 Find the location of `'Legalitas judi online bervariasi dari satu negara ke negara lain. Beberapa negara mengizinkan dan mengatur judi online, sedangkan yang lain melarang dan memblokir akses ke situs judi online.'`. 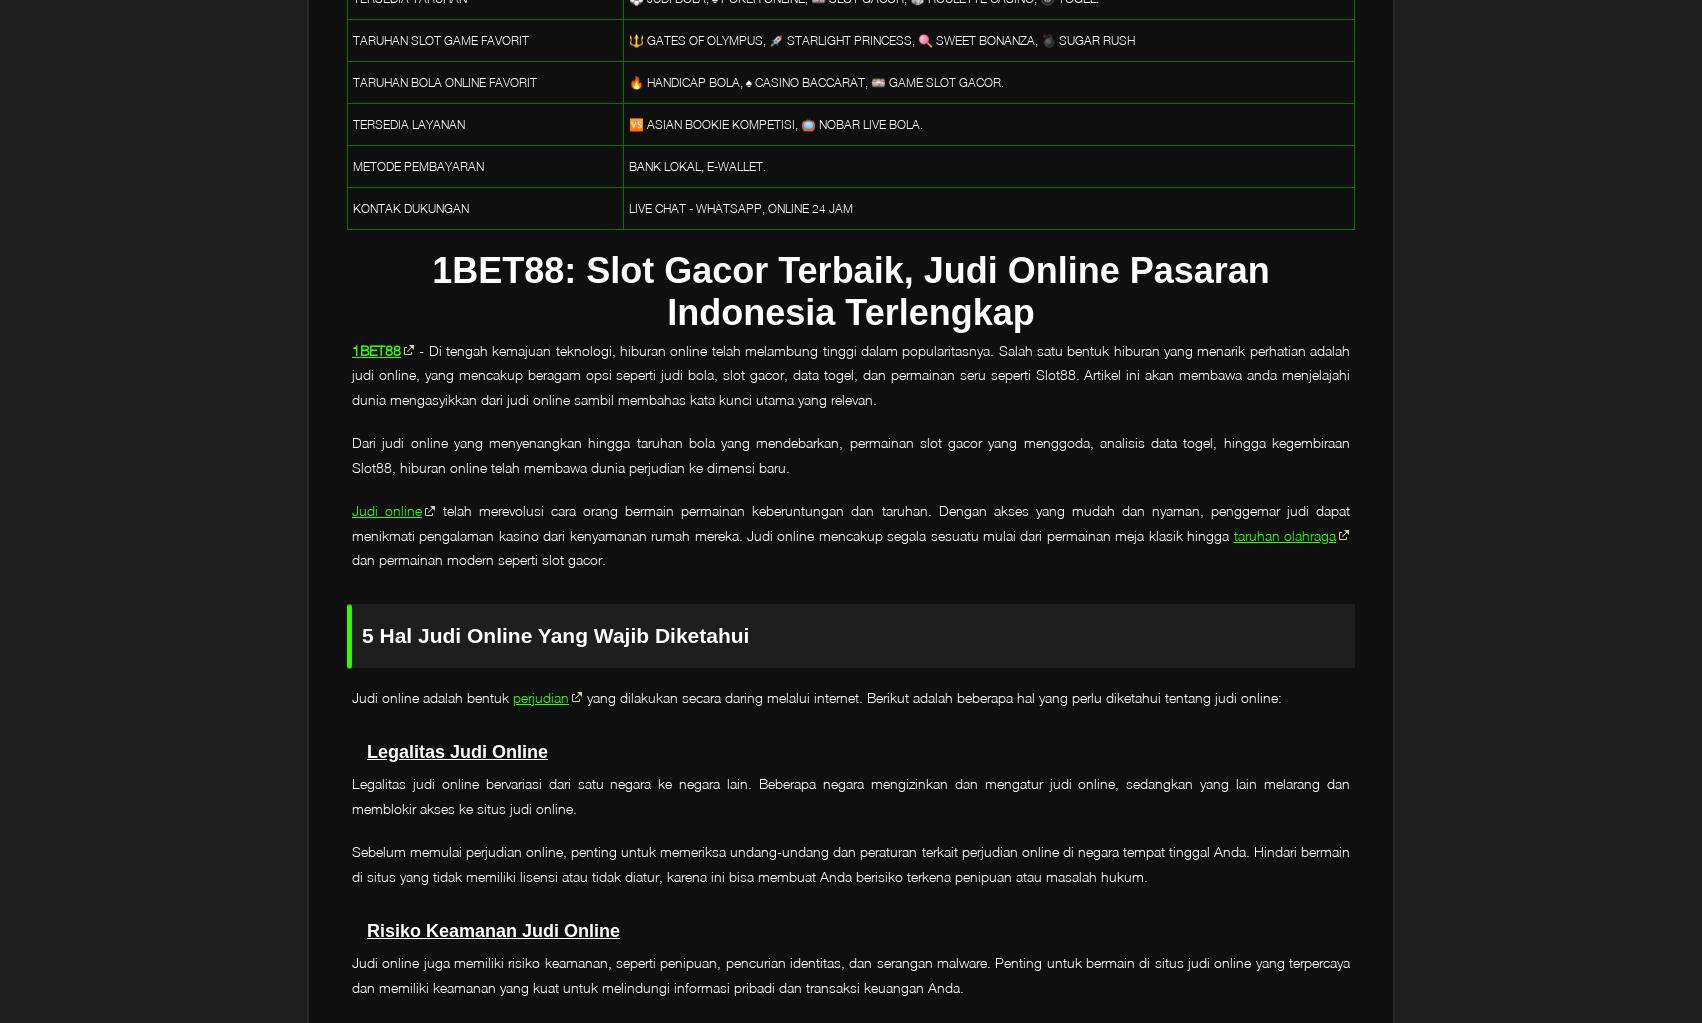

'Legalitas judi online bervariasi dari satu negara ke negara lain. Beberapa negara mengizinkan dan mengatur judi online, sedangkan yang lain melarang dan memblokir akses ke situs judi online.' is located at coordinates (851, 795).